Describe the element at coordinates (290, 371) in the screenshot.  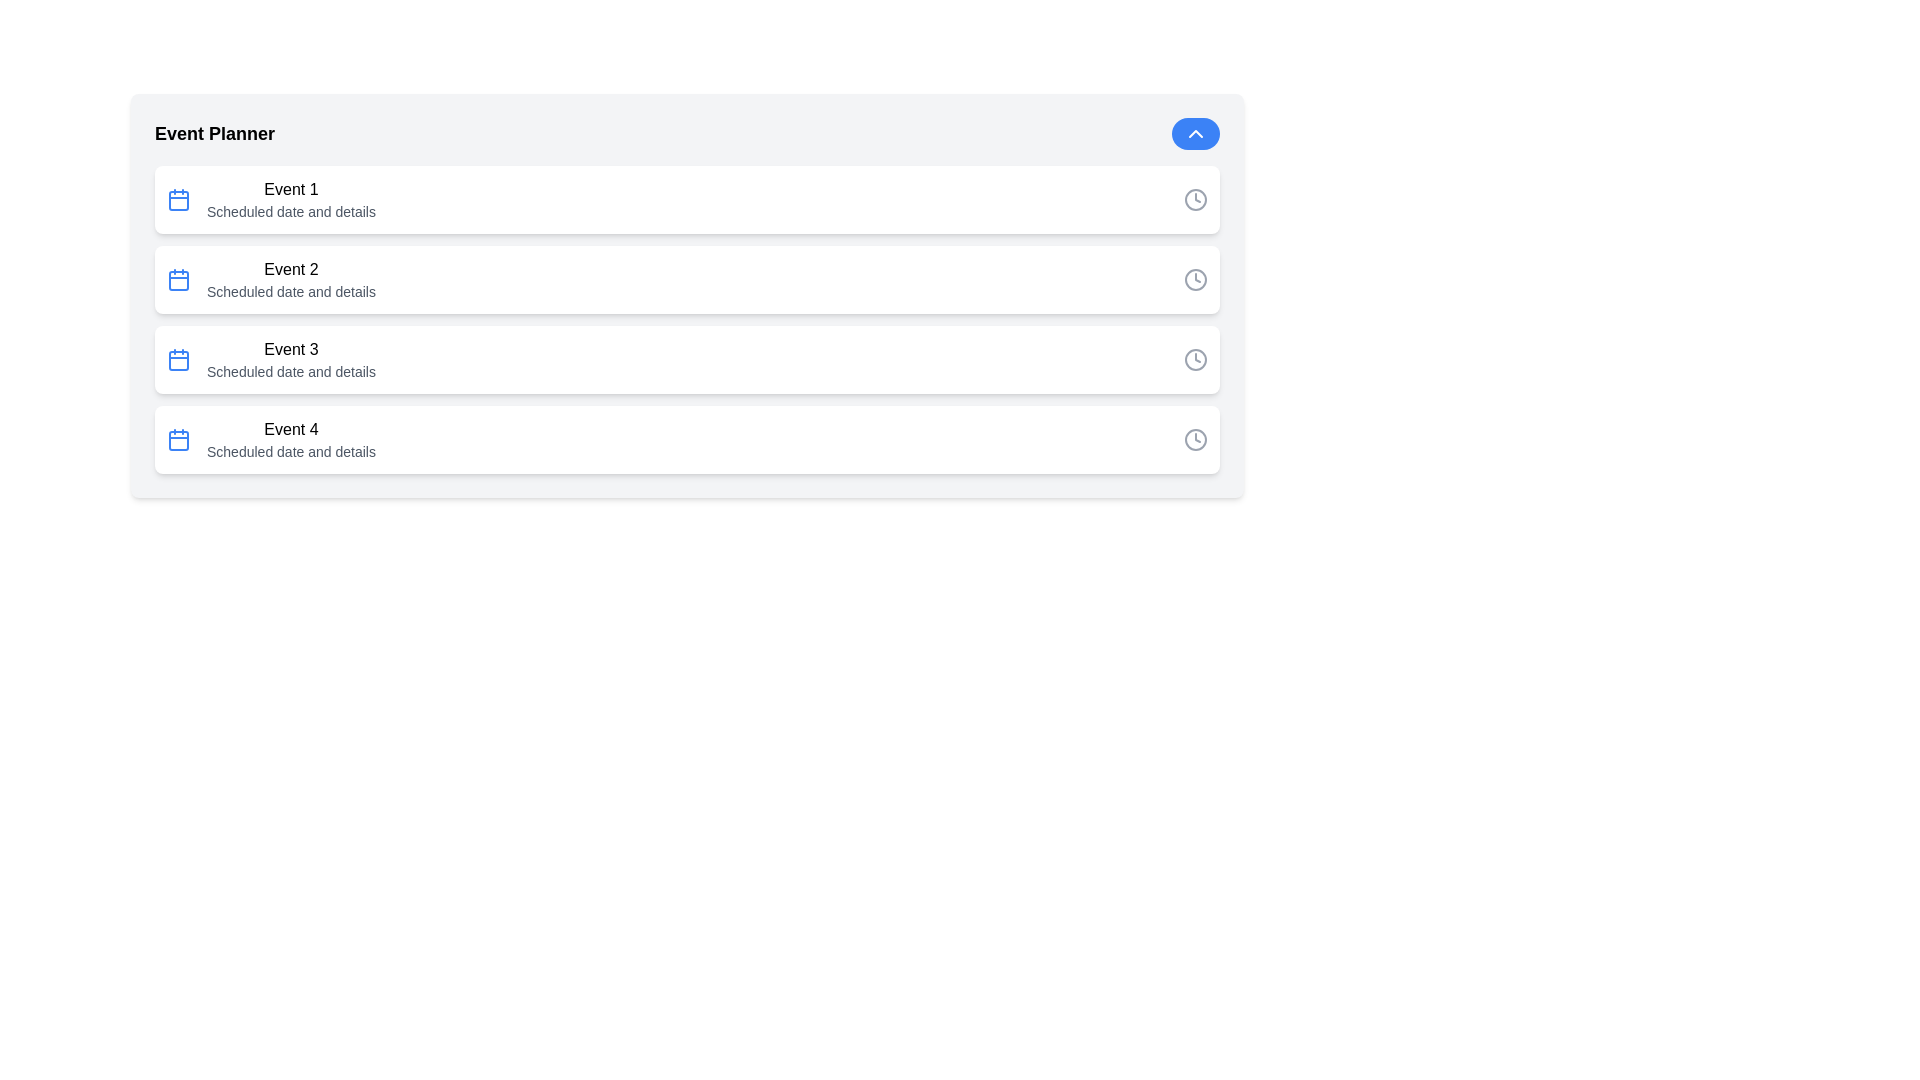
I see `the text element that reads 'Scheduled date and details', which is styled in a smaller gray font and located beneath the bold title 'Event 3'` at that location.